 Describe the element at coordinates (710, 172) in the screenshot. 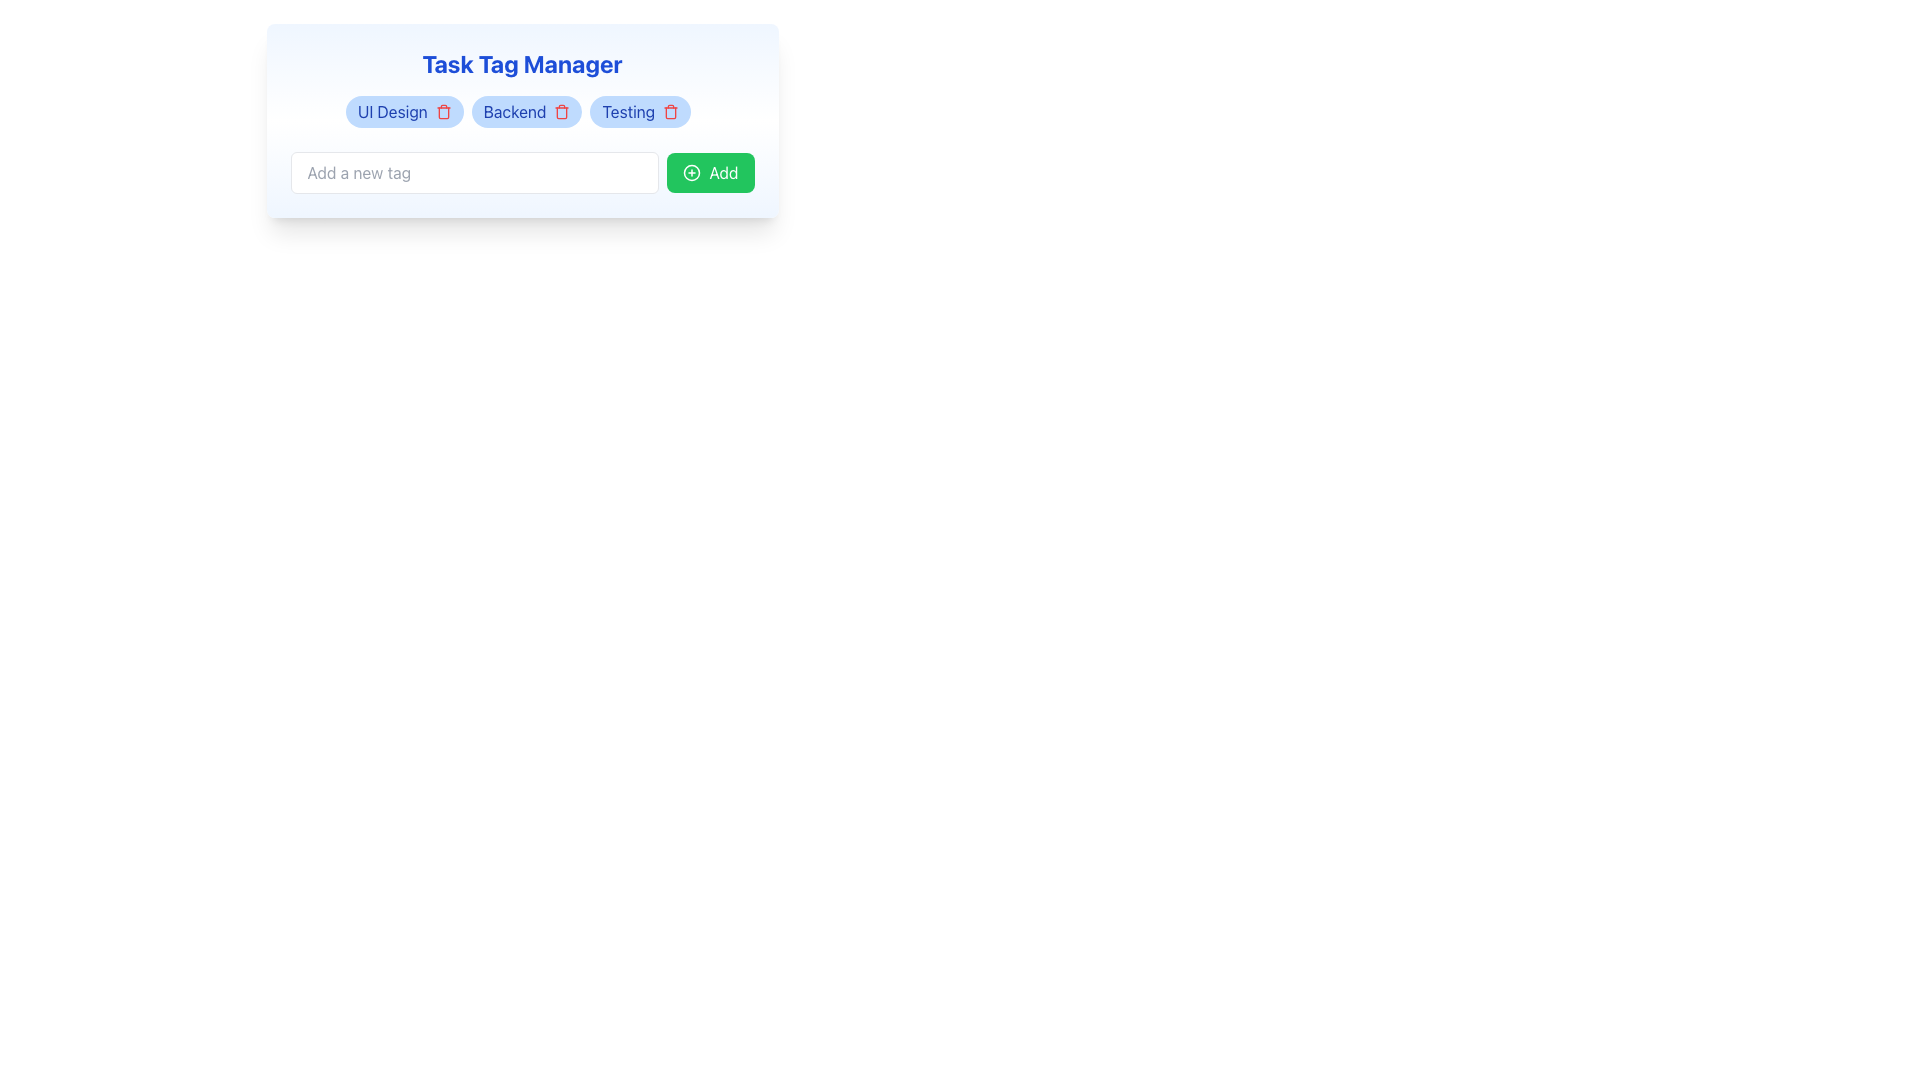

I see `the green button with rounded corners labeled 'Add', which shows a plus sign icon` at that location.